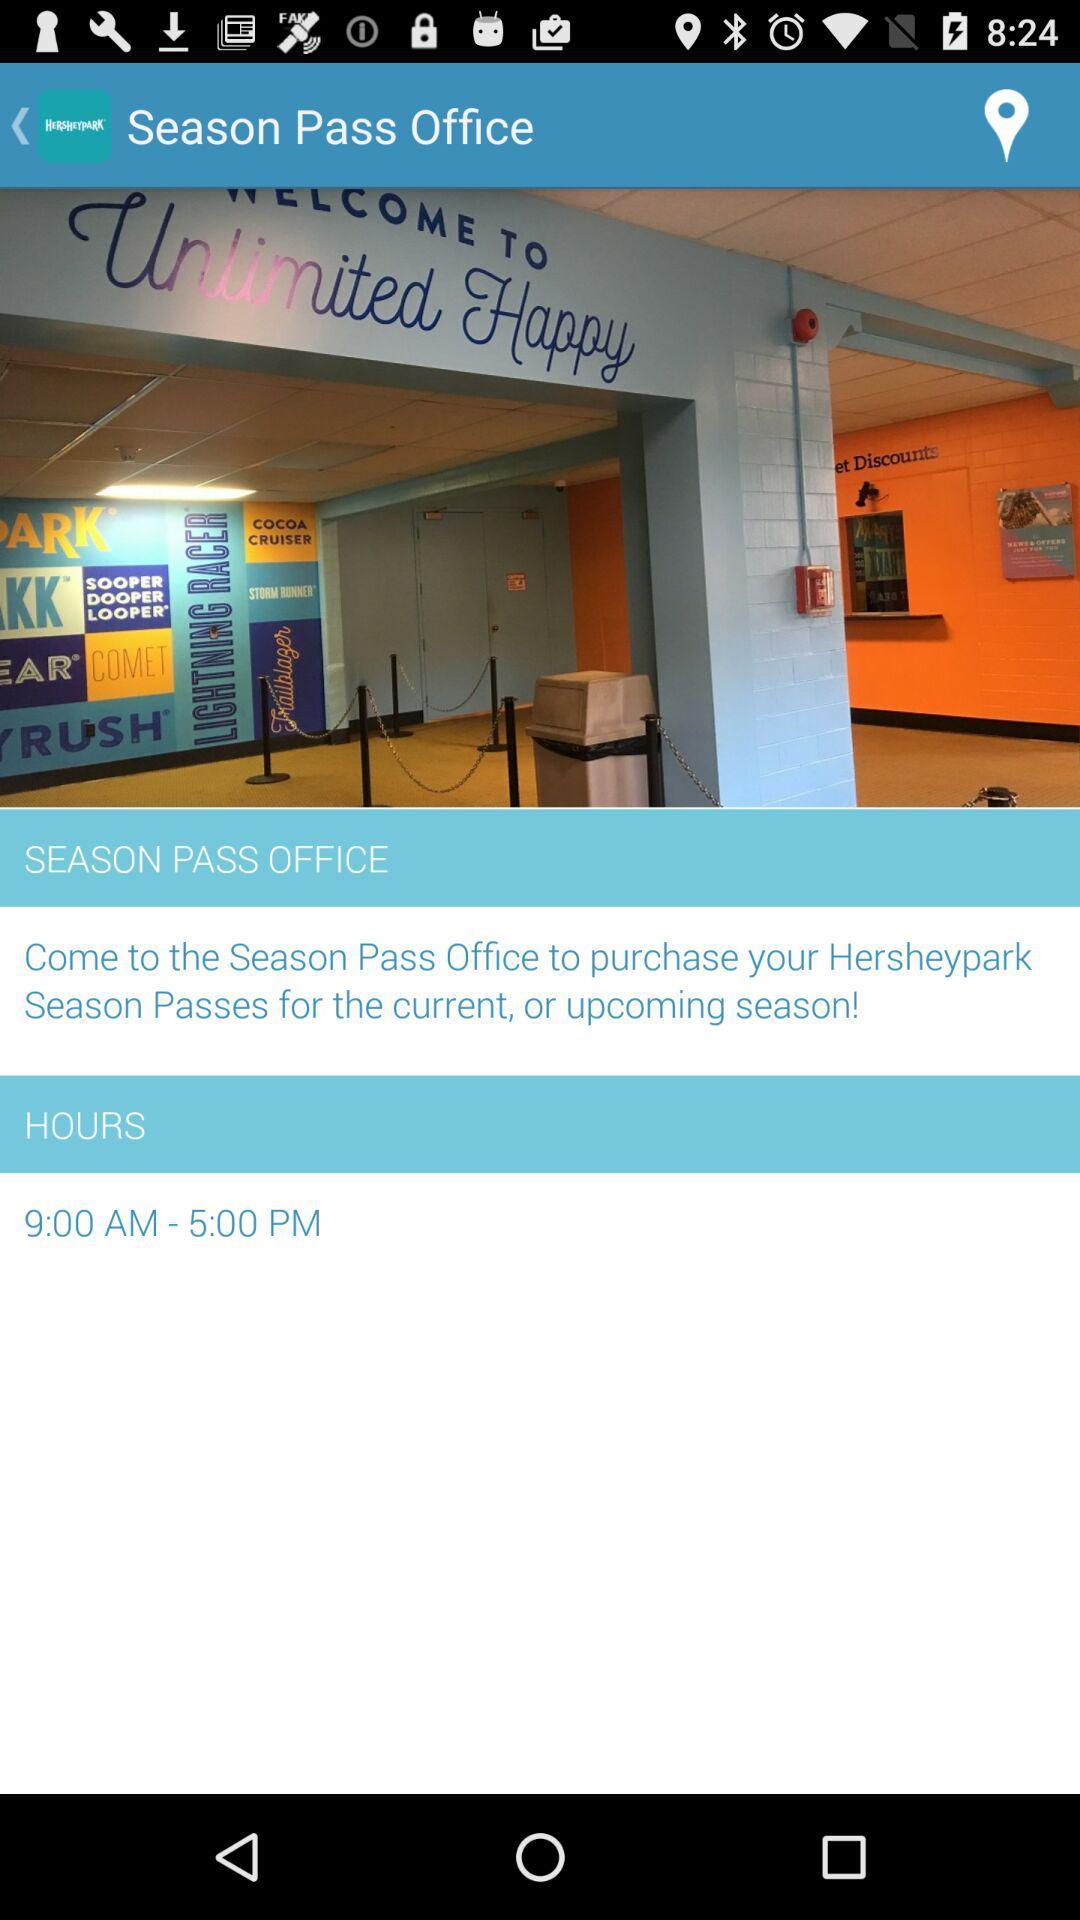  I want to click on the app above hours item, so click(540, 991).